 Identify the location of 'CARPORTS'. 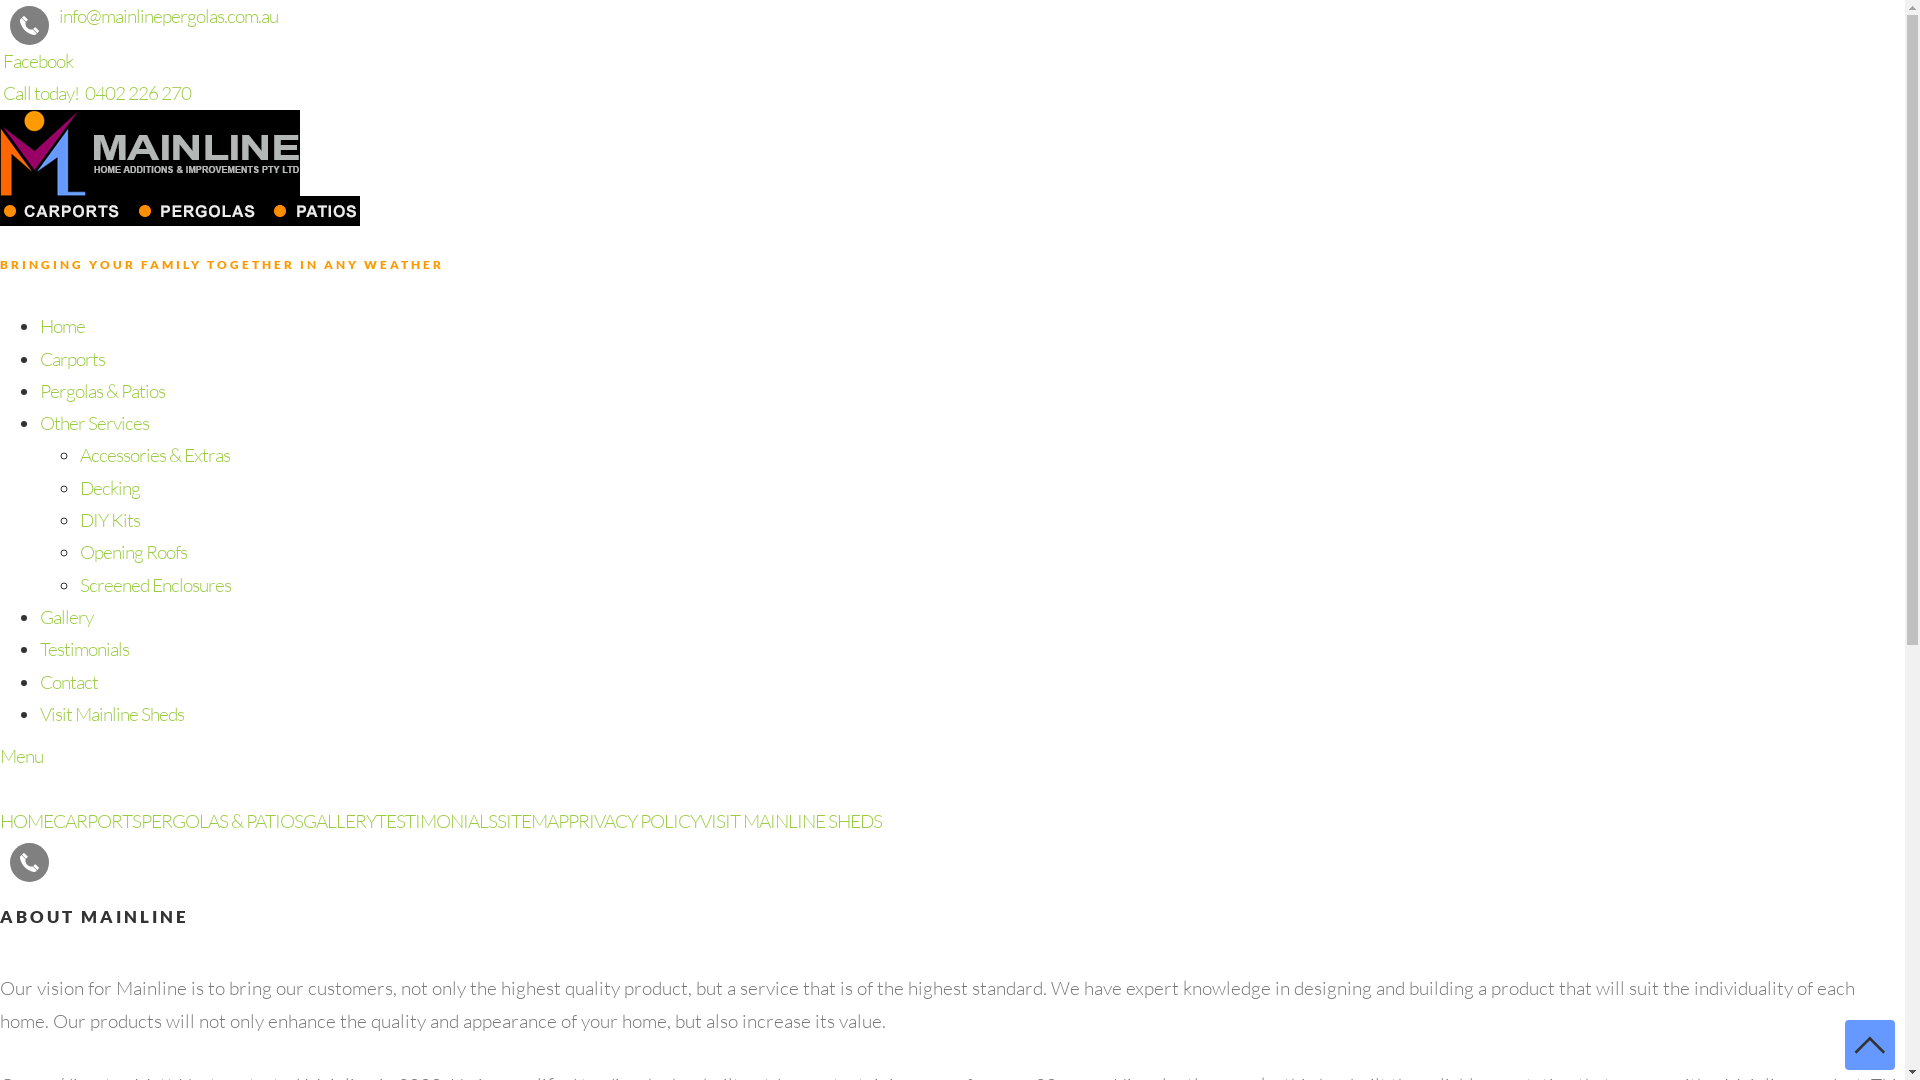
(52, 821).